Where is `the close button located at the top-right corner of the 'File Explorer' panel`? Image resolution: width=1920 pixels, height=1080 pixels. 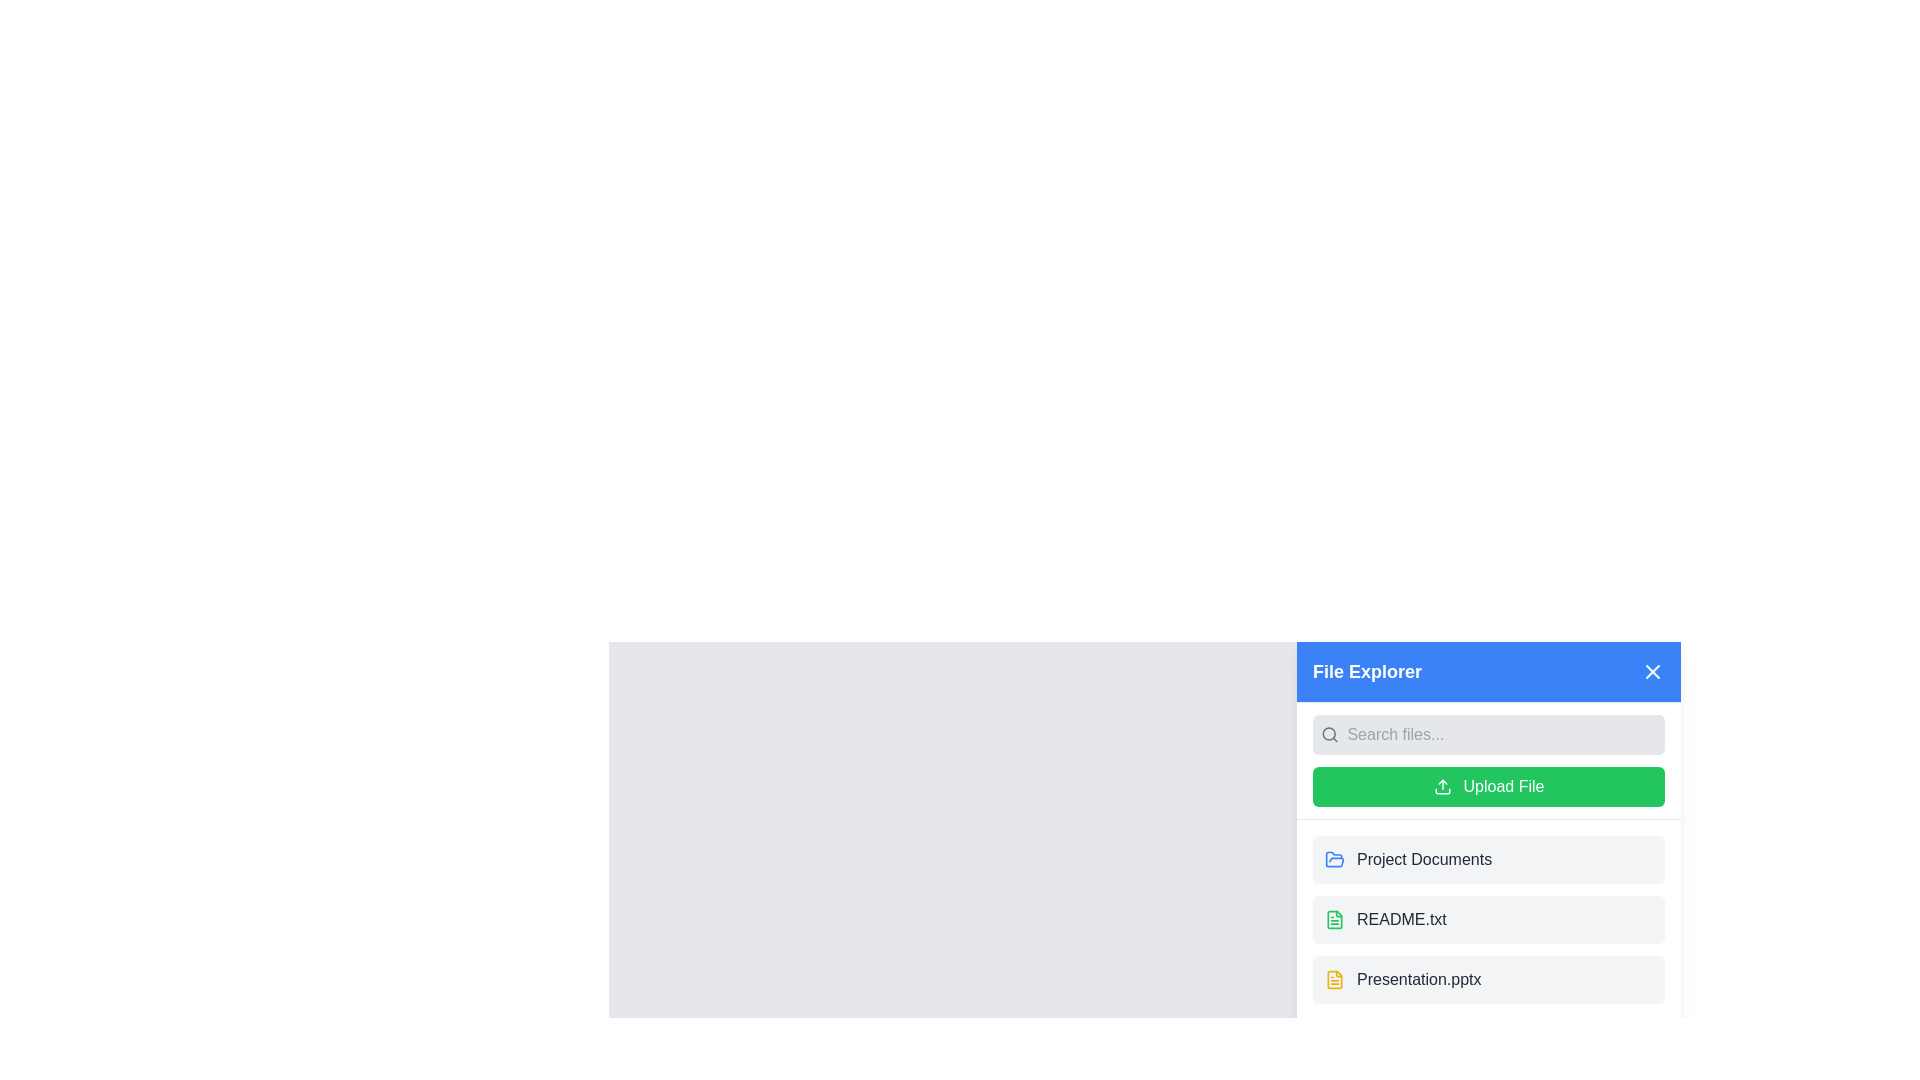 the close button located at the top-right corner of the 'File Explorer' panel is located at coordinates (1652, 671).